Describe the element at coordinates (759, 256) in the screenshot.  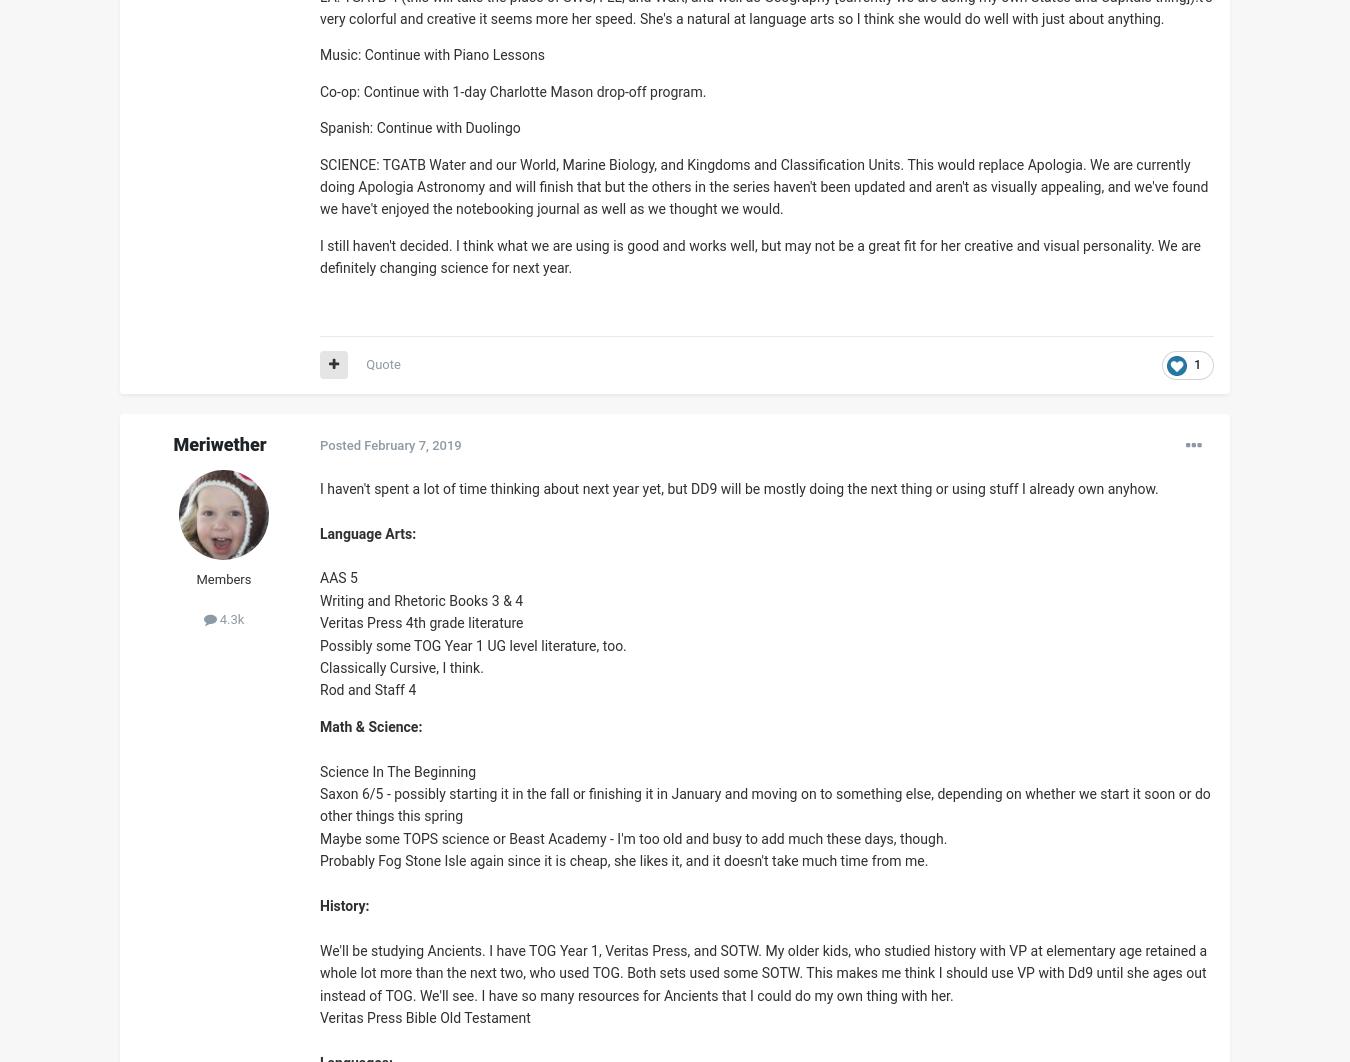
I see `'I still haven't decided. I think what we are using is good and works well, but may not be a great fit for her creative and visual personality. We are definitely changing science for next year.'` at that location.